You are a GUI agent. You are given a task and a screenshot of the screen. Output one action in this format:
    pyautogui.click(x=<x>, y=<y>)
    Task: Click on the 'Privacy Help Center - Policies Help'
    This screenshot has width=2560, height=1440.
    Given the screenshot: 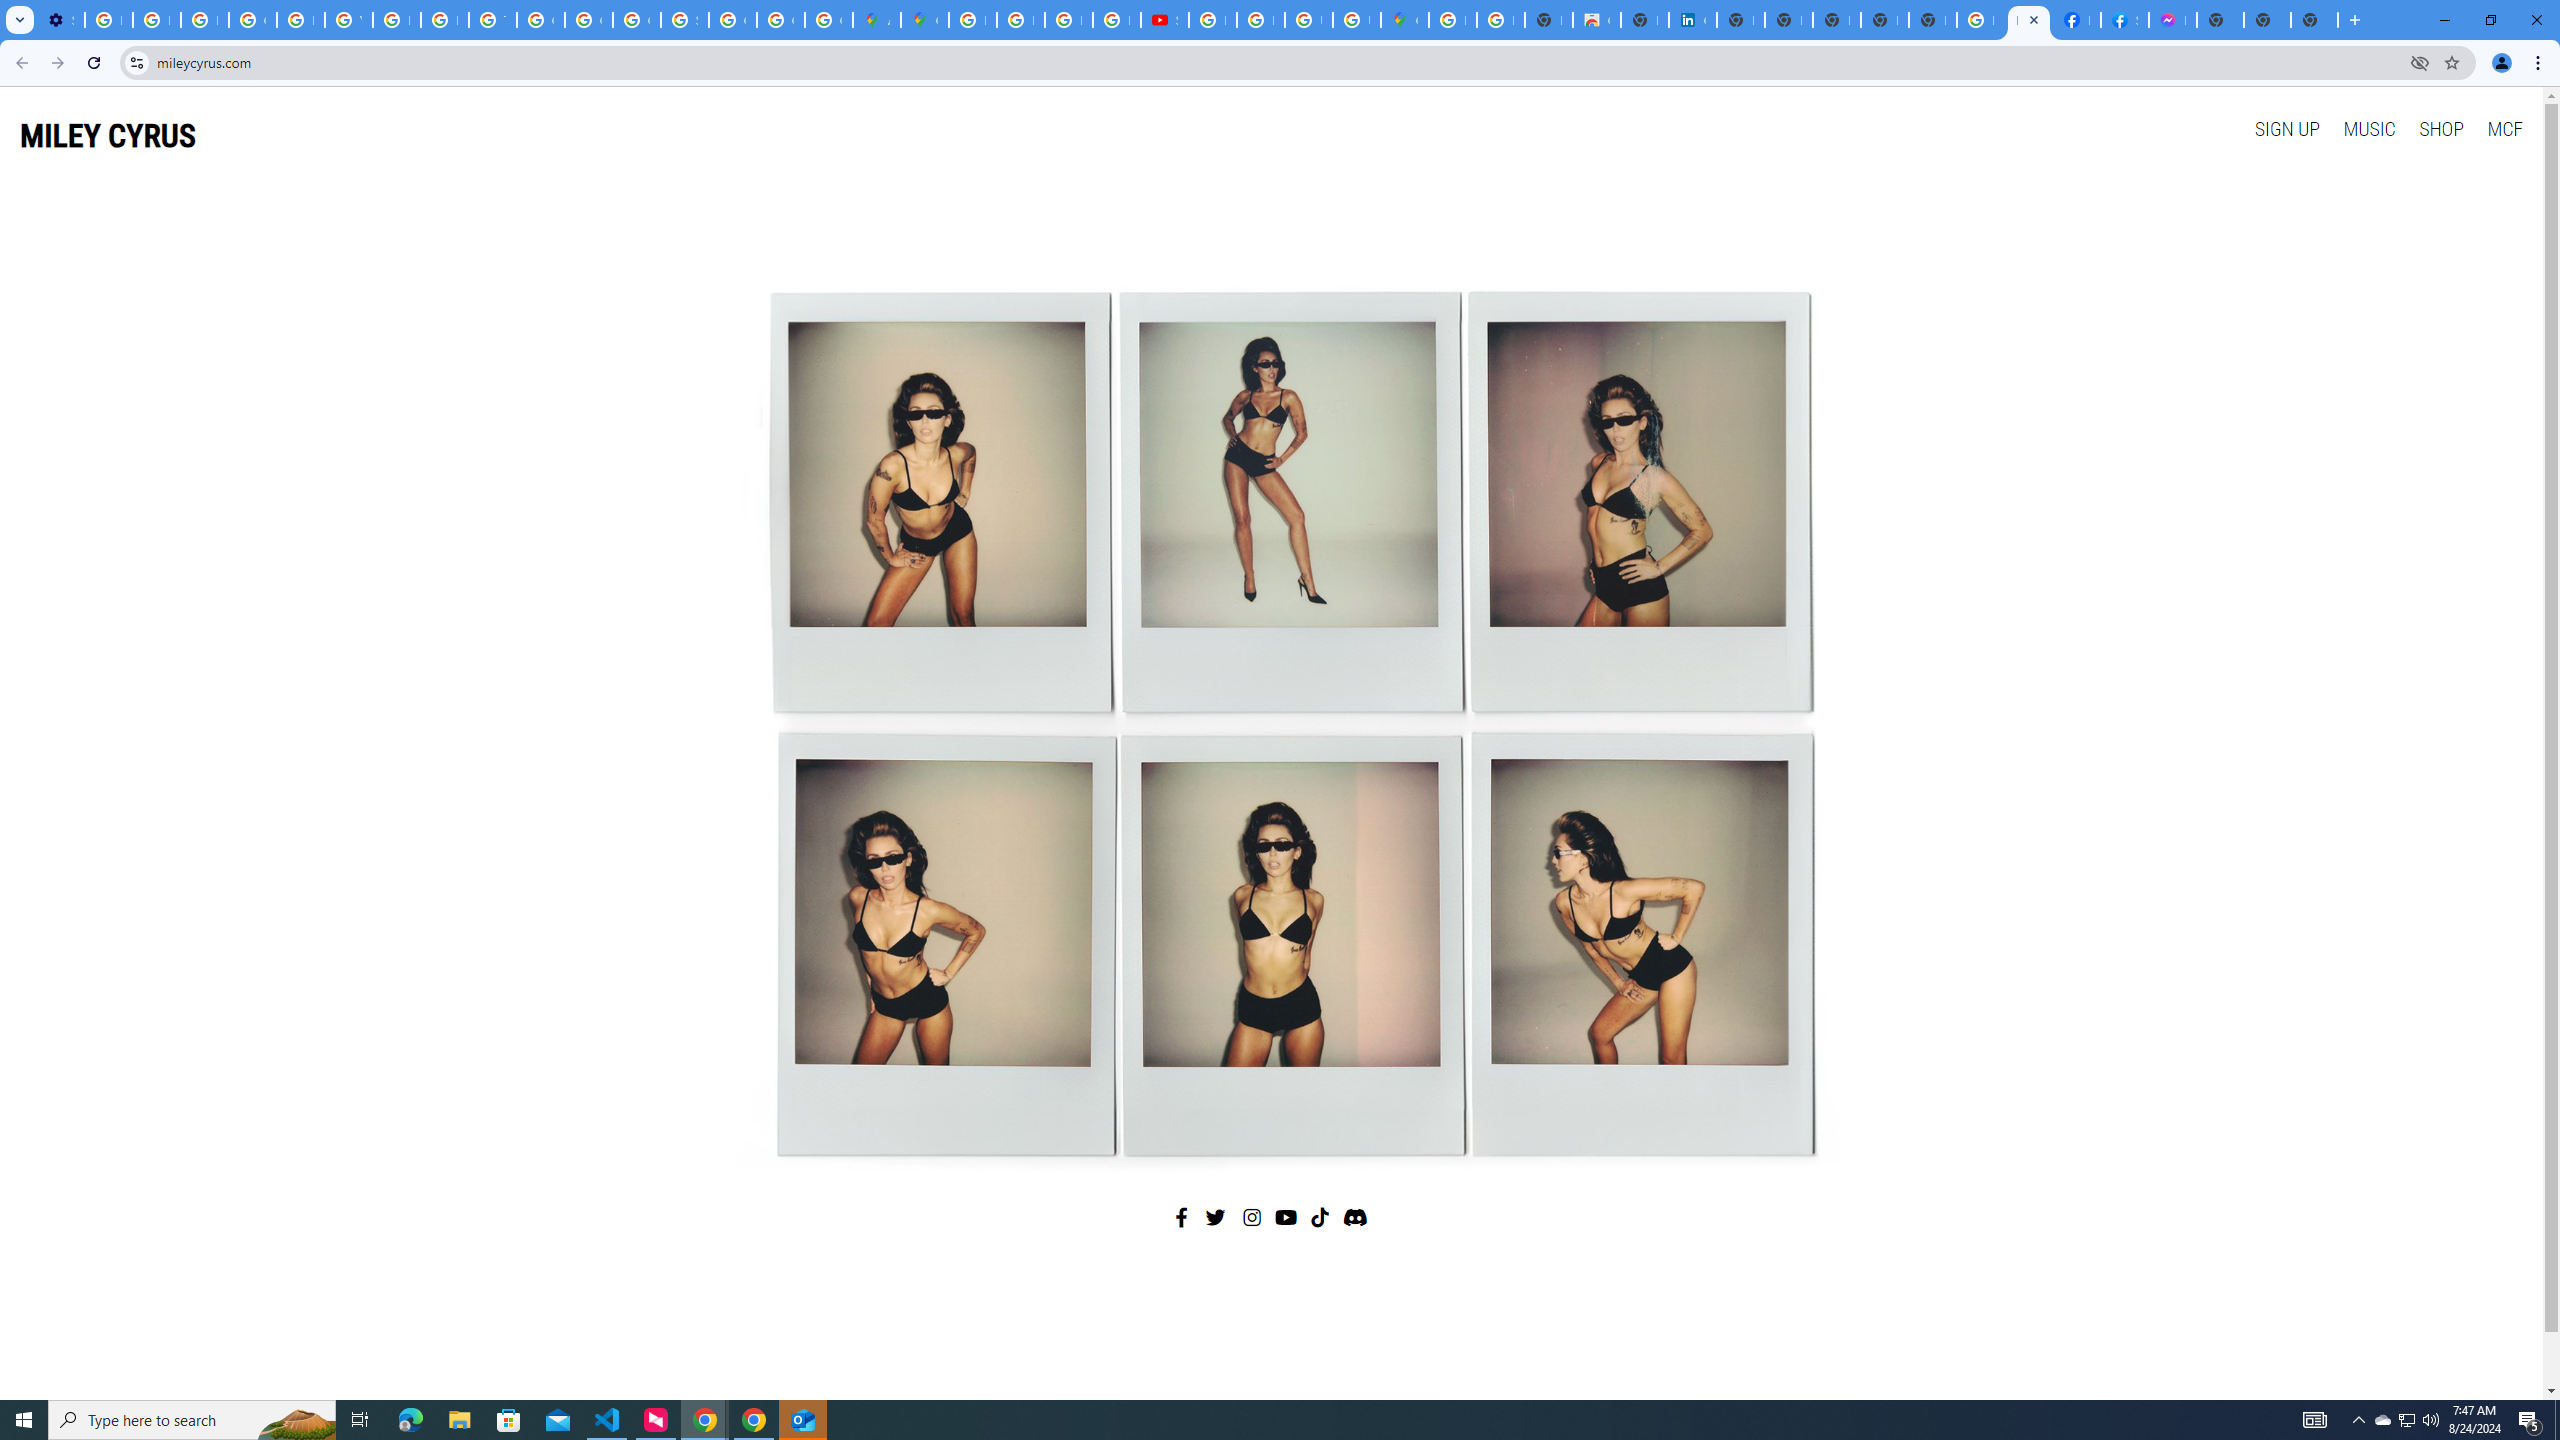 What is the action you would take?
    pyautogui.click(x=299, y=19)
    